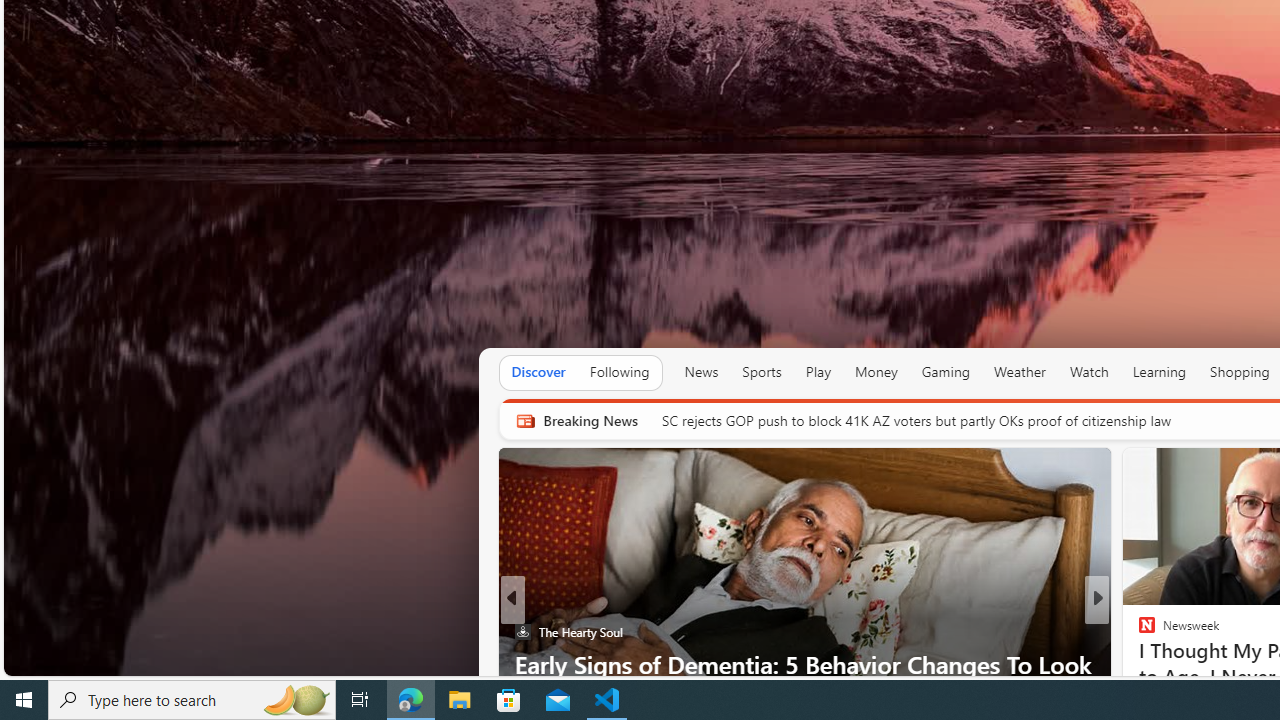 The height and width of the screenshot is (720, 1280). What do you see at coordinates (1138, 632) in the screenshot?
I see `'ETNT Mind+Body'` at bounding box center [1138, 632].